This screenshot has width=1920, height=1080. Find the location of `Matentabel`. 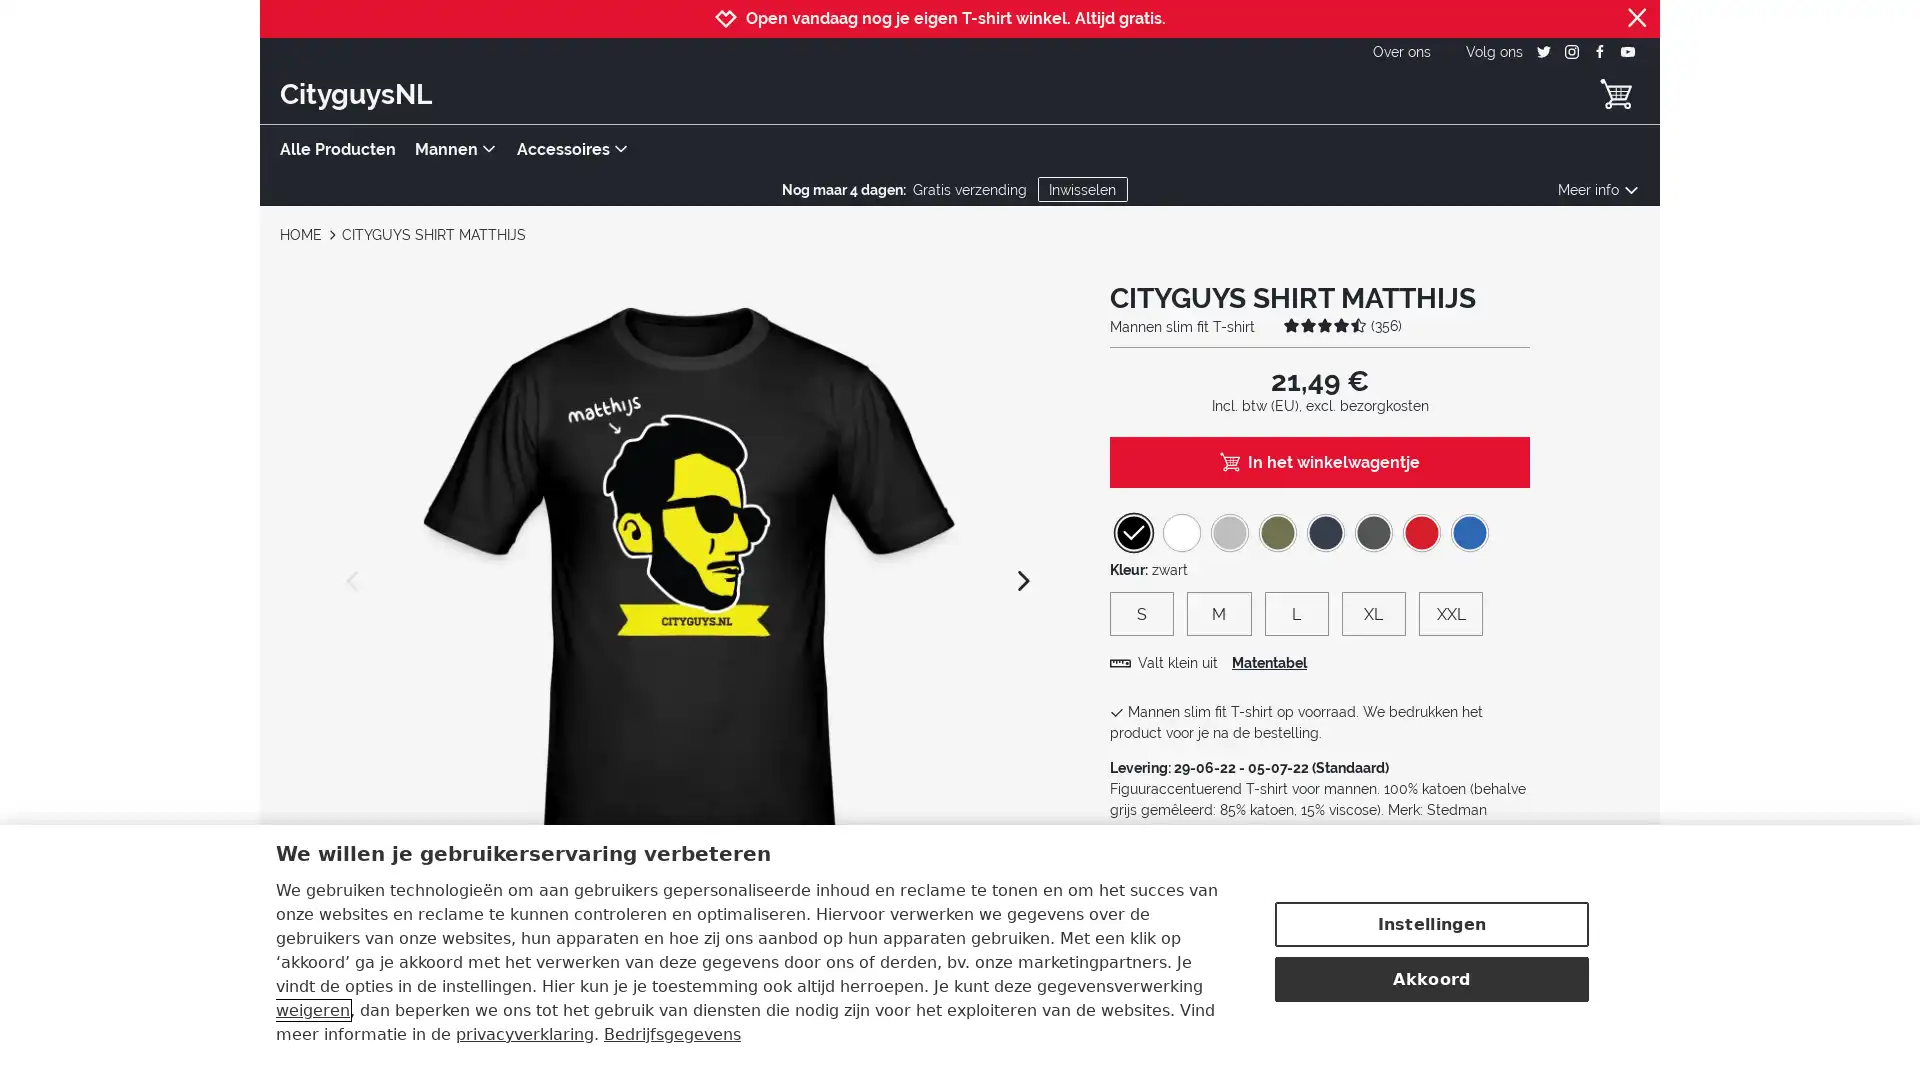

Matentabel is located at coordinates (1268, 663).